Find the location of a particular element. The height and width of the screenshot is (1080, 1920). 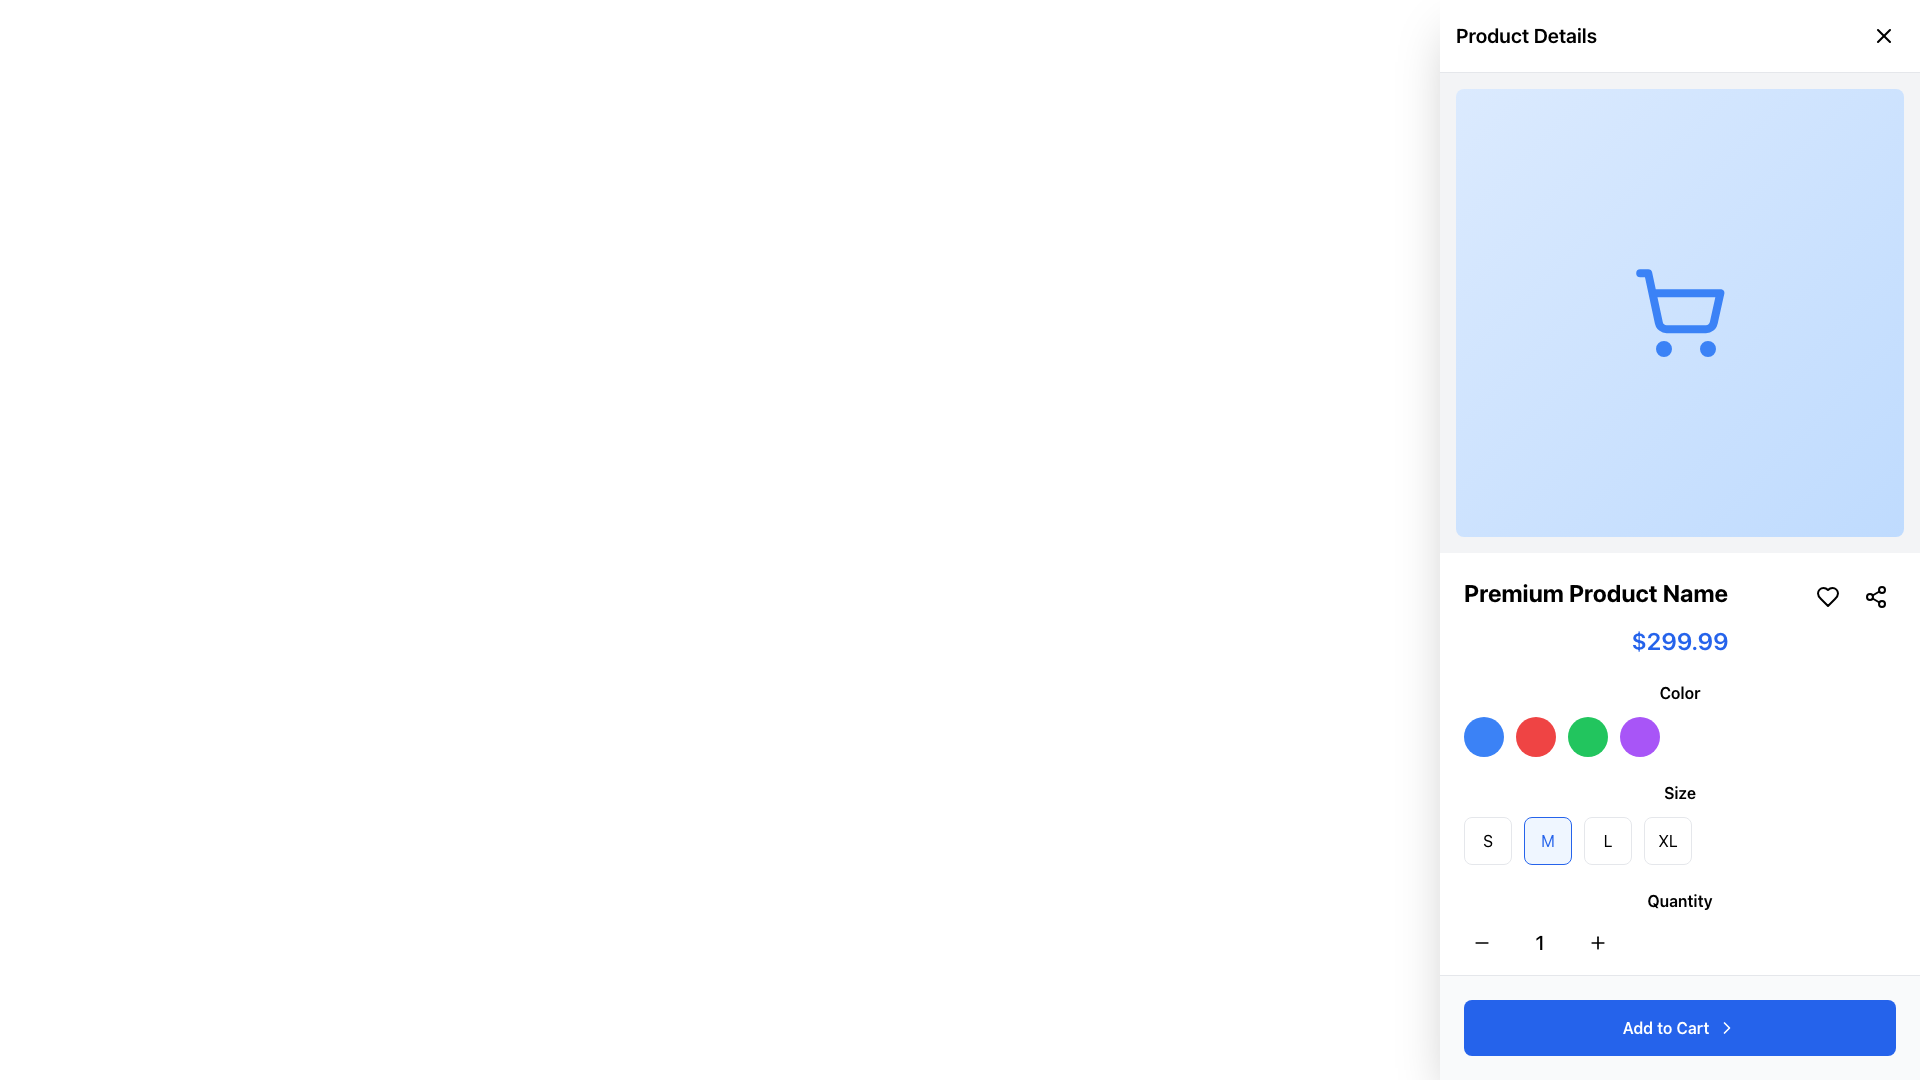

the 'Premium Product Name' text label, which is styled in bold and prominently displayed below a shopping cart image and above a price label is located at coordinates (1680, 596).